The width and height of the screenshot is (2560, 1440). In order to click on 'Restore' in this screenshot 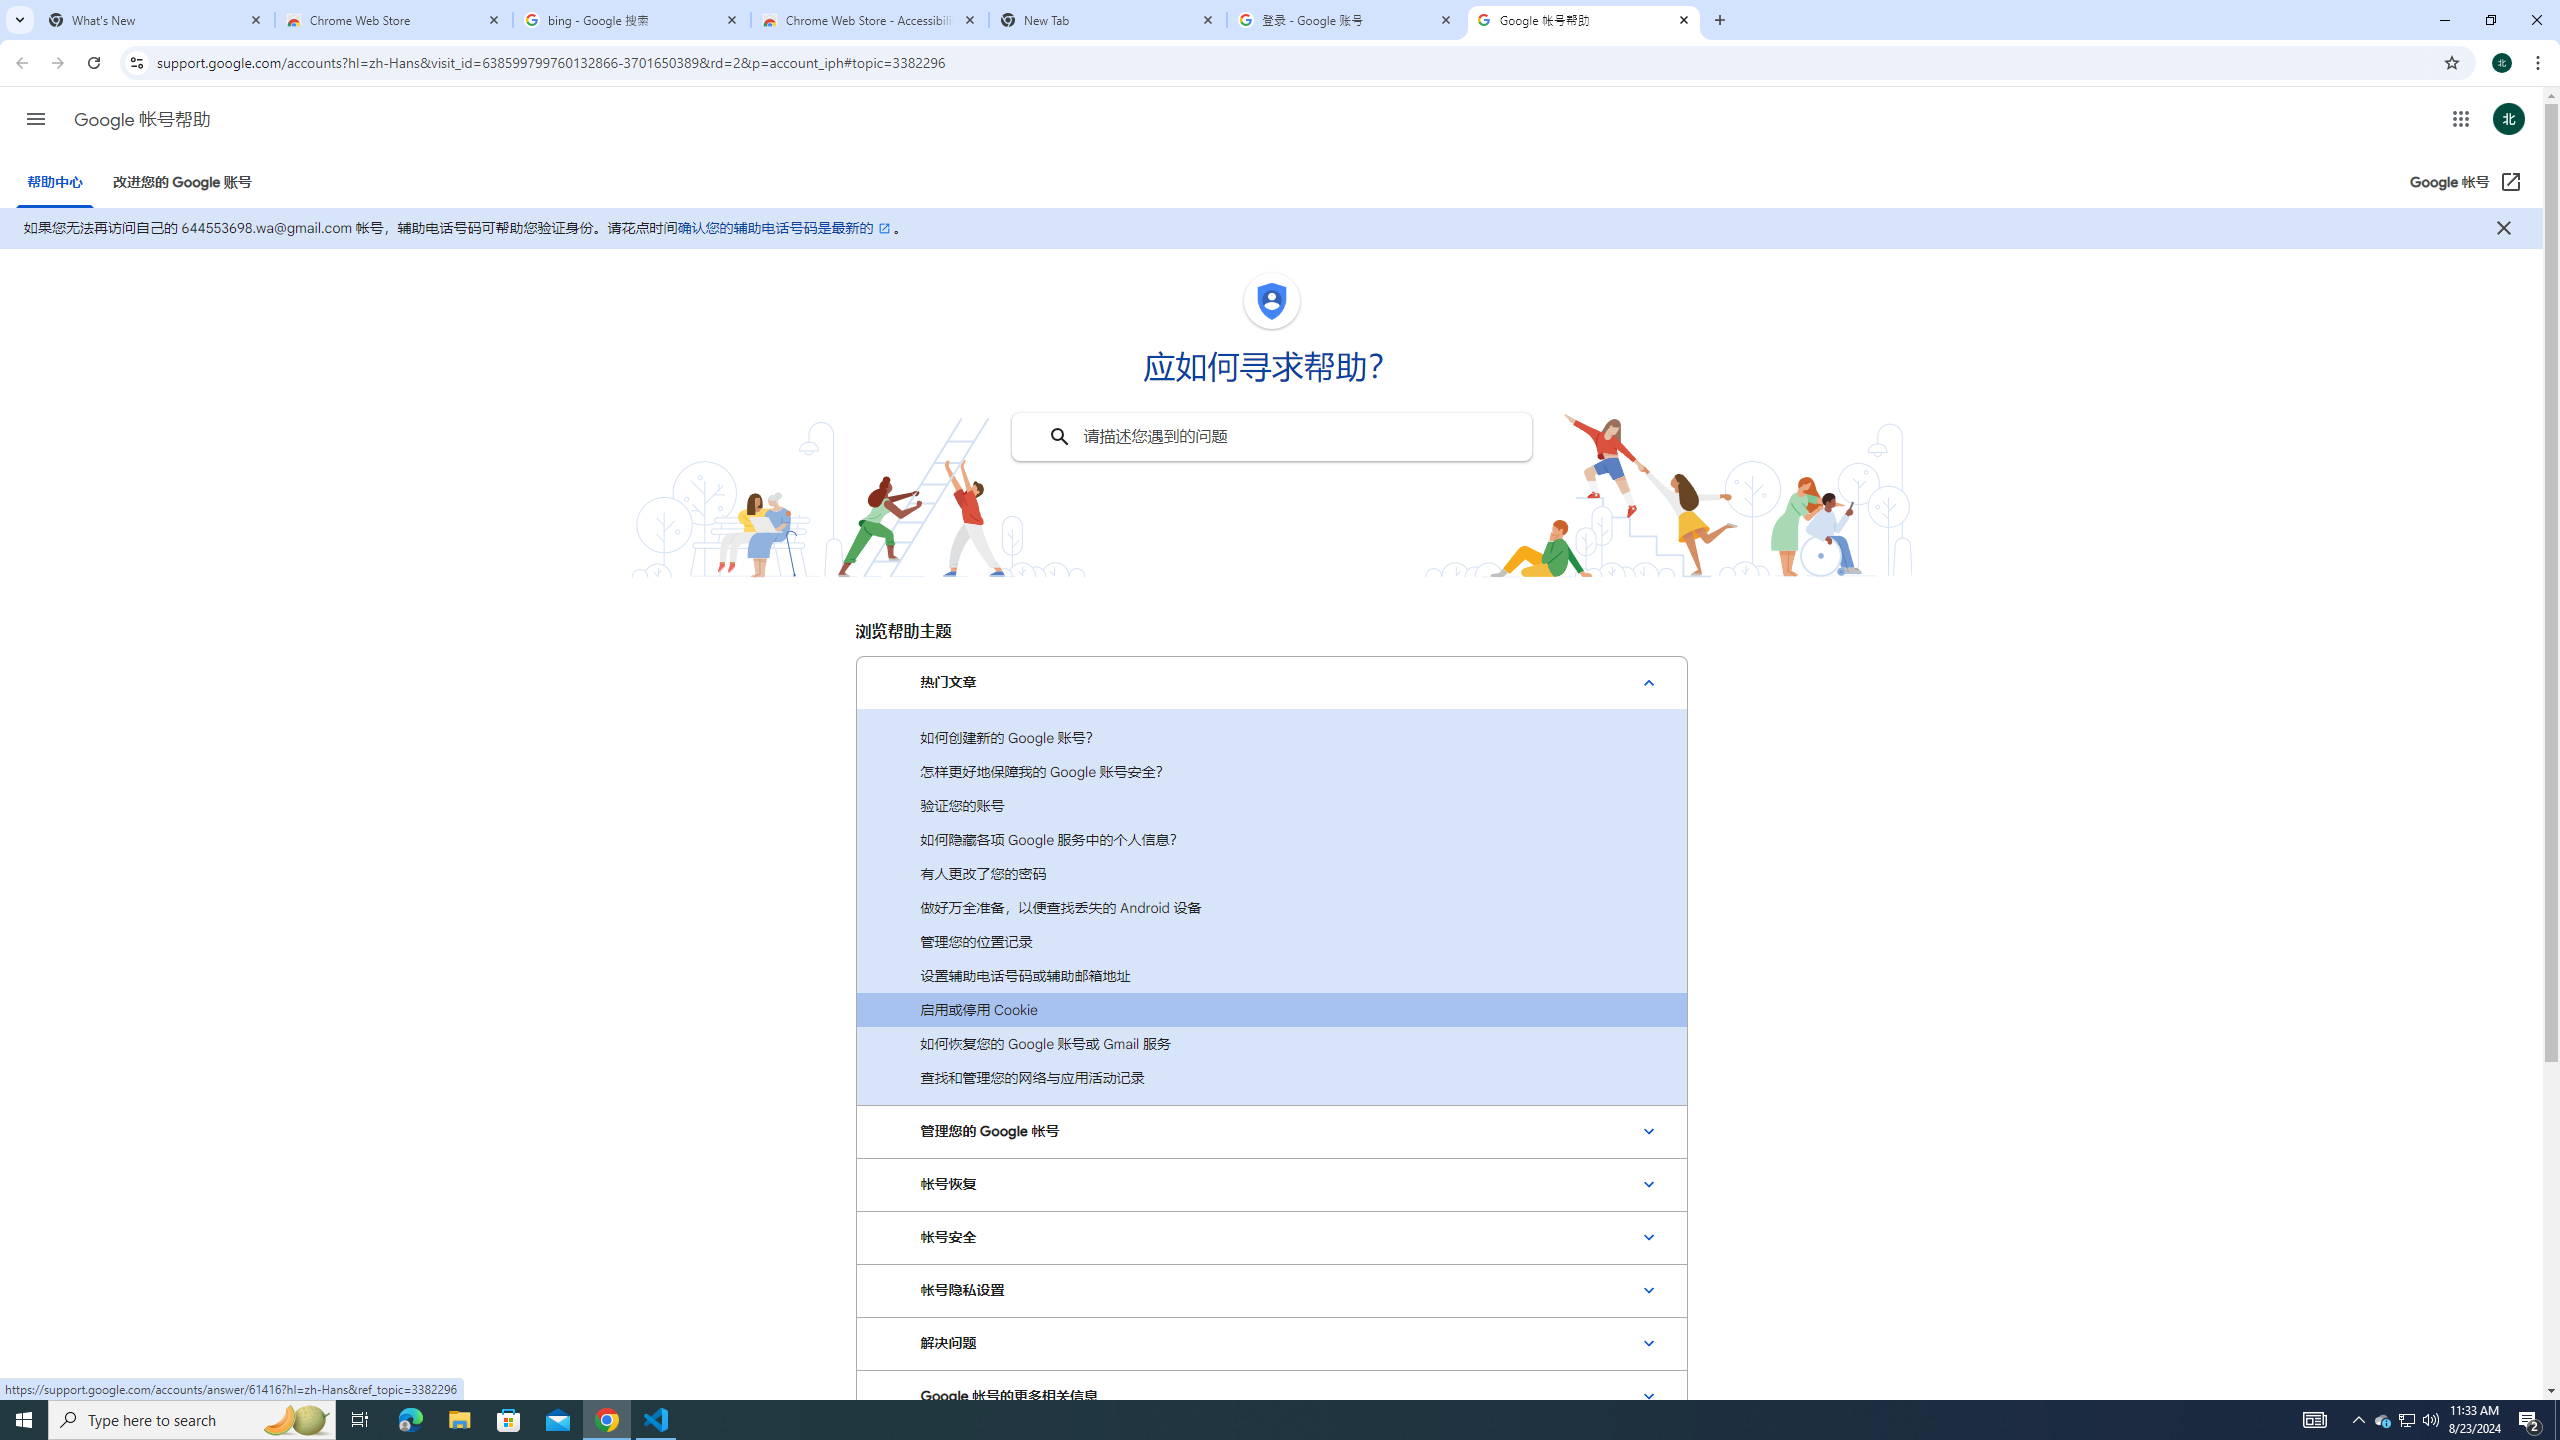, I will do `click(2490, 19)`.